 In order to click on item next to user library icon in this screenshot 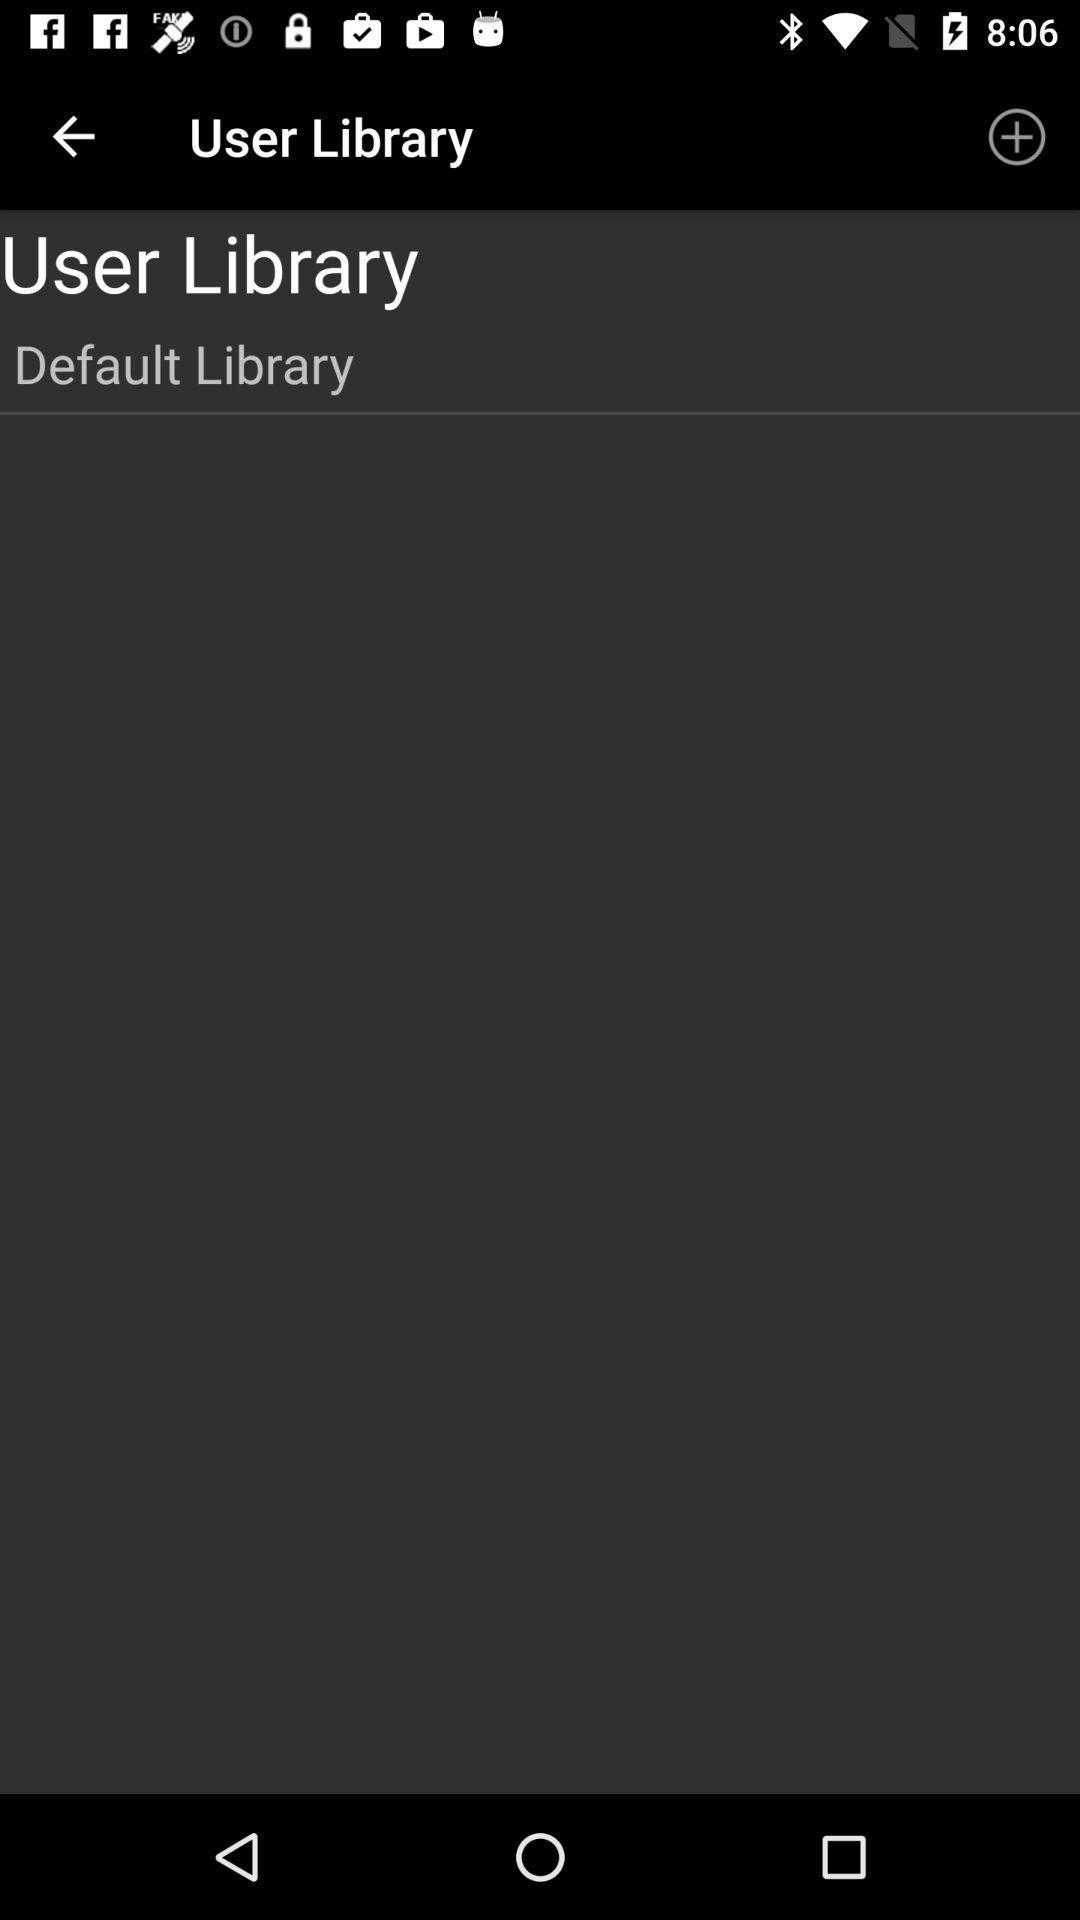, I will do `click(72, 135)`.